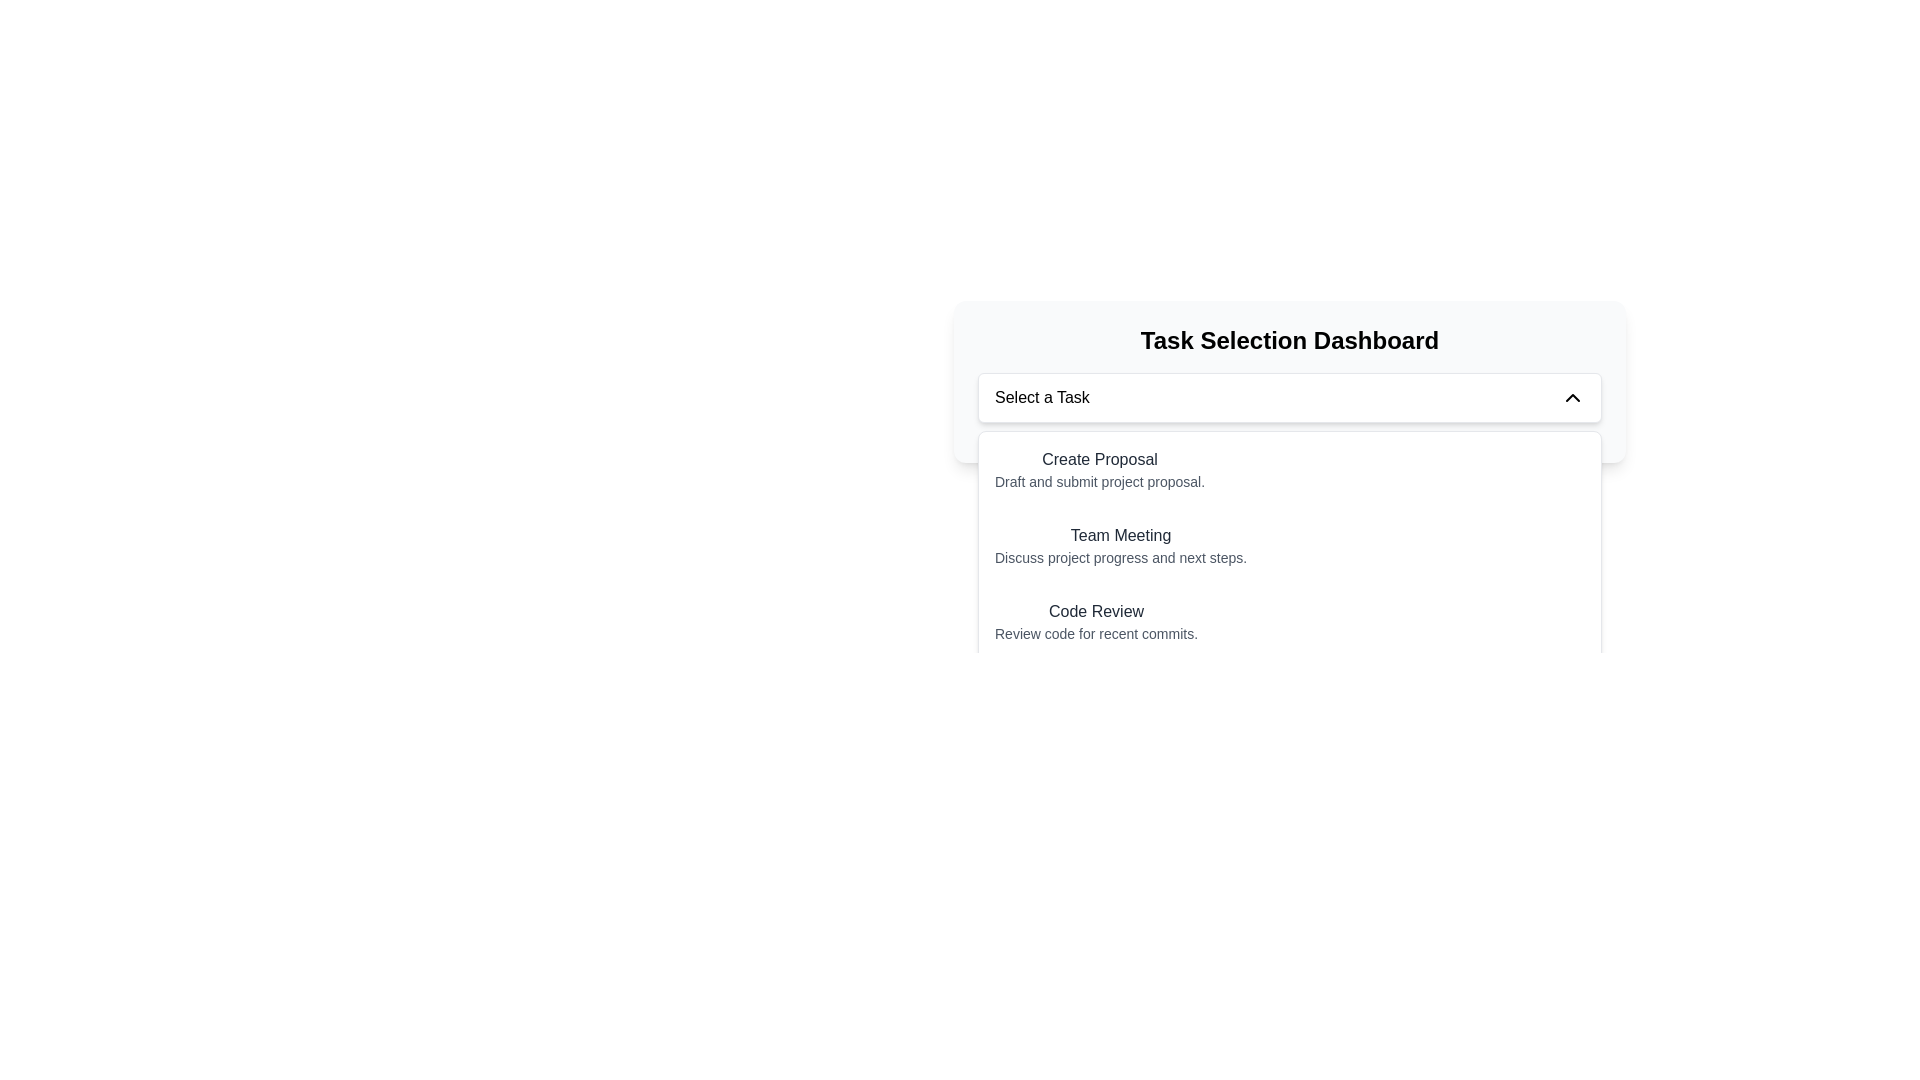 The image size is (1920, 1080). Describe the element at coordinates (1290, 470) in the screenshot. I see `the first menu item in the vertical list for creating a proposal` at that location.